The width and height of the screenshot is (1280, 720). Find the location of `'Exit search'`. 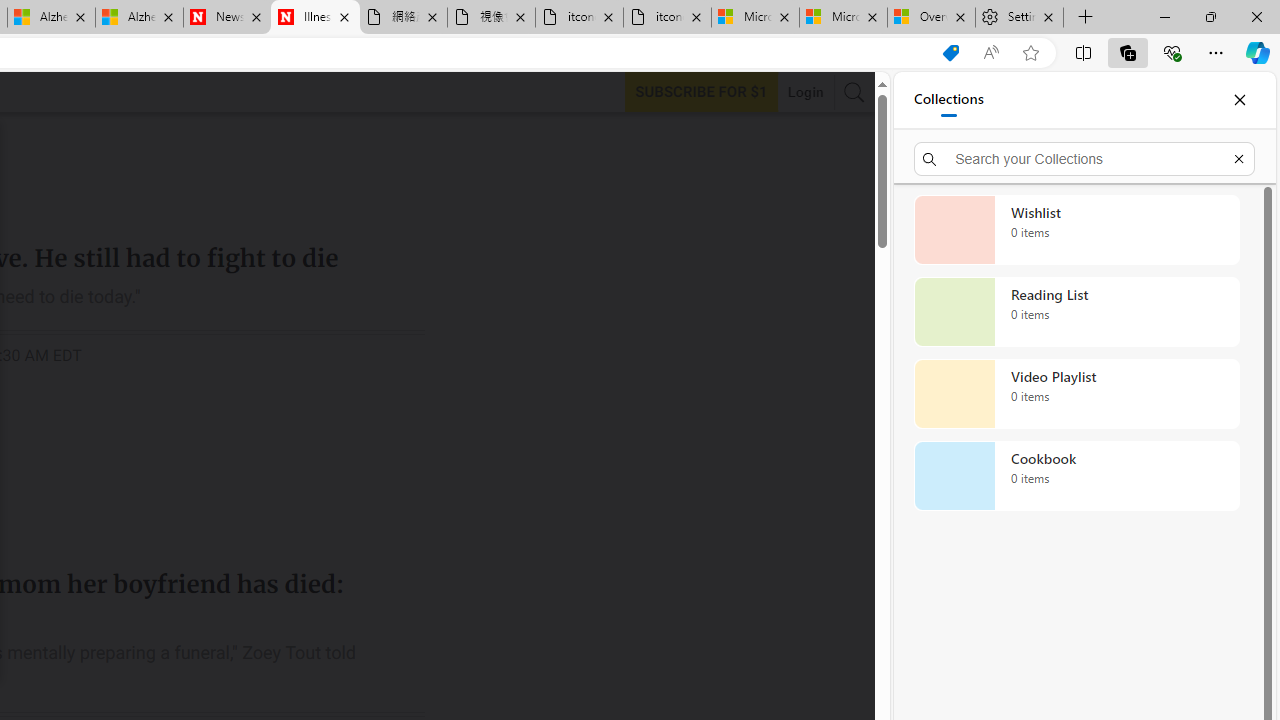

'Exit search' is located at coordinates (1238, 158).